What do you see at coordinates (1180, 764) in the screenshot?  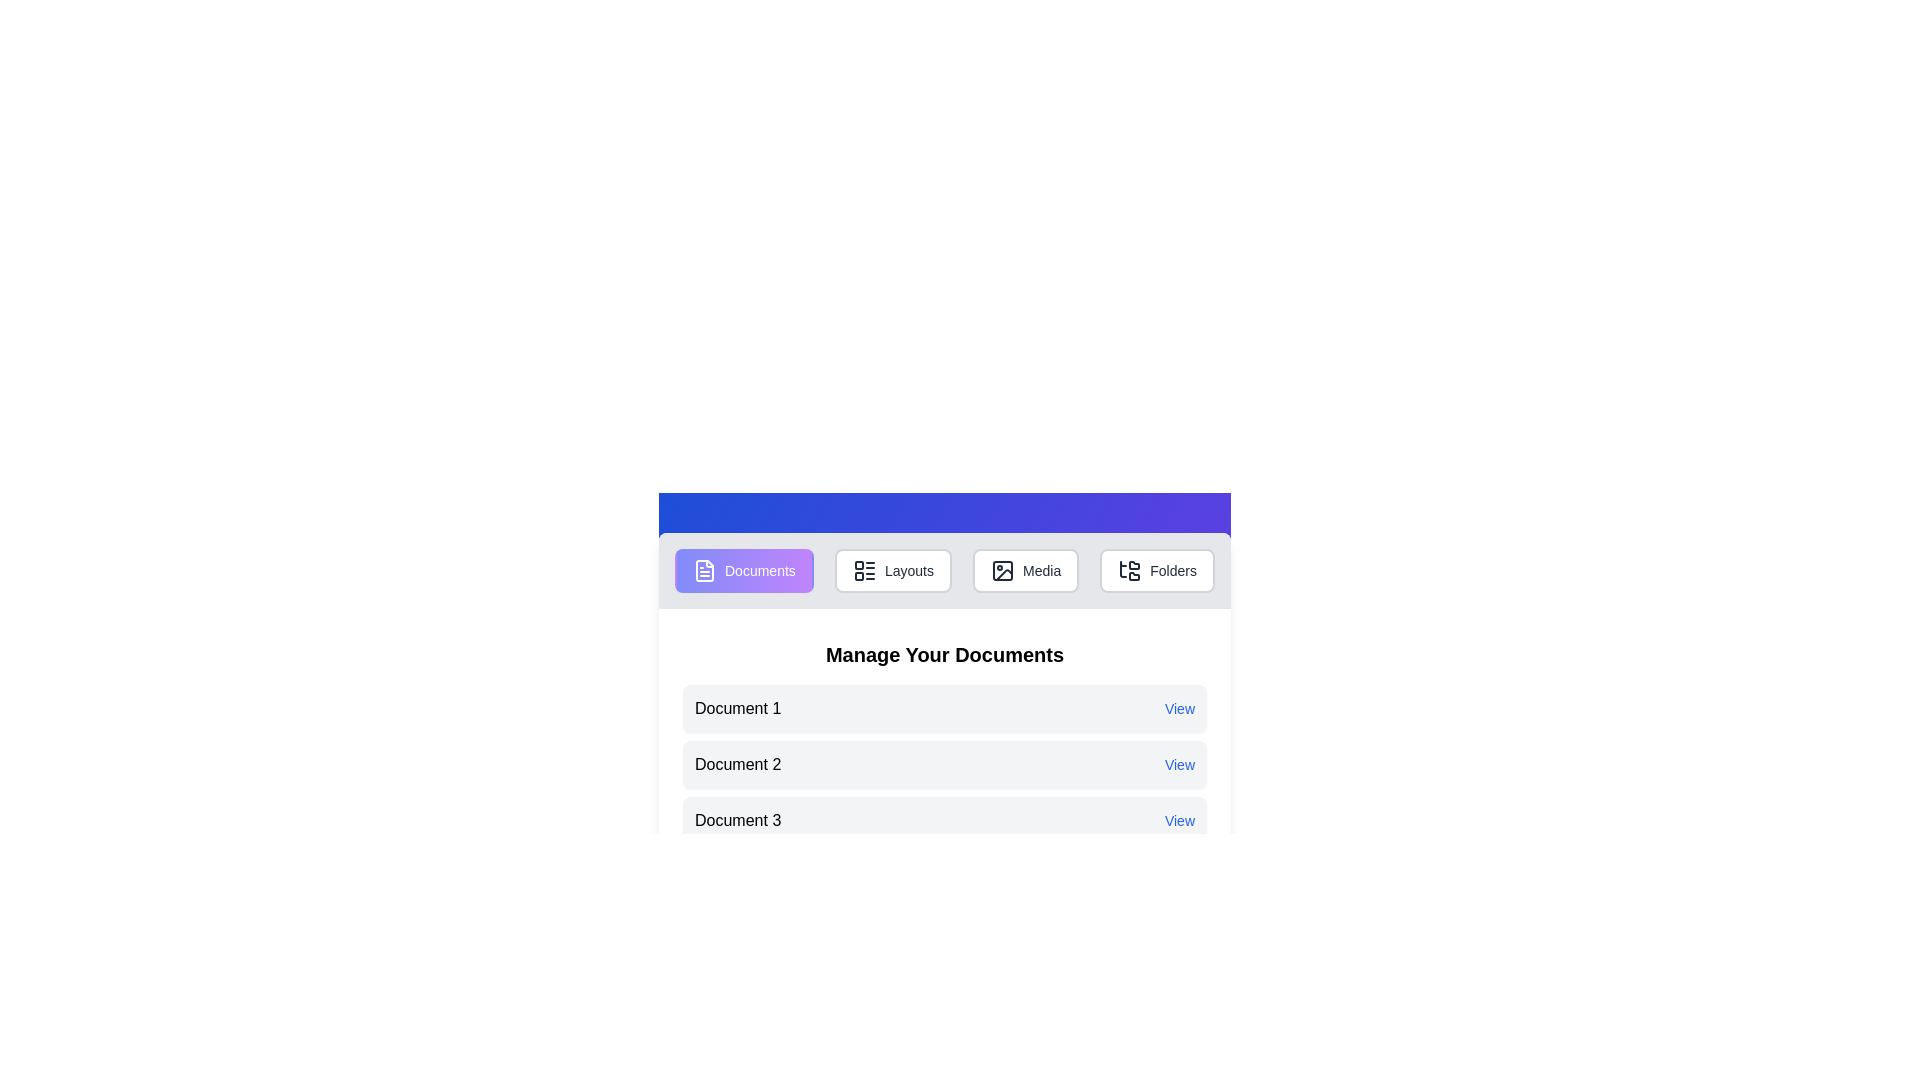 I see `the small, blue-colored, underlined text link labeled 'View' in the rightmost segment of the row labeled 'Document 2', which is part of the 'Manage Your Documents' section` at bounding box center [1180, 764].